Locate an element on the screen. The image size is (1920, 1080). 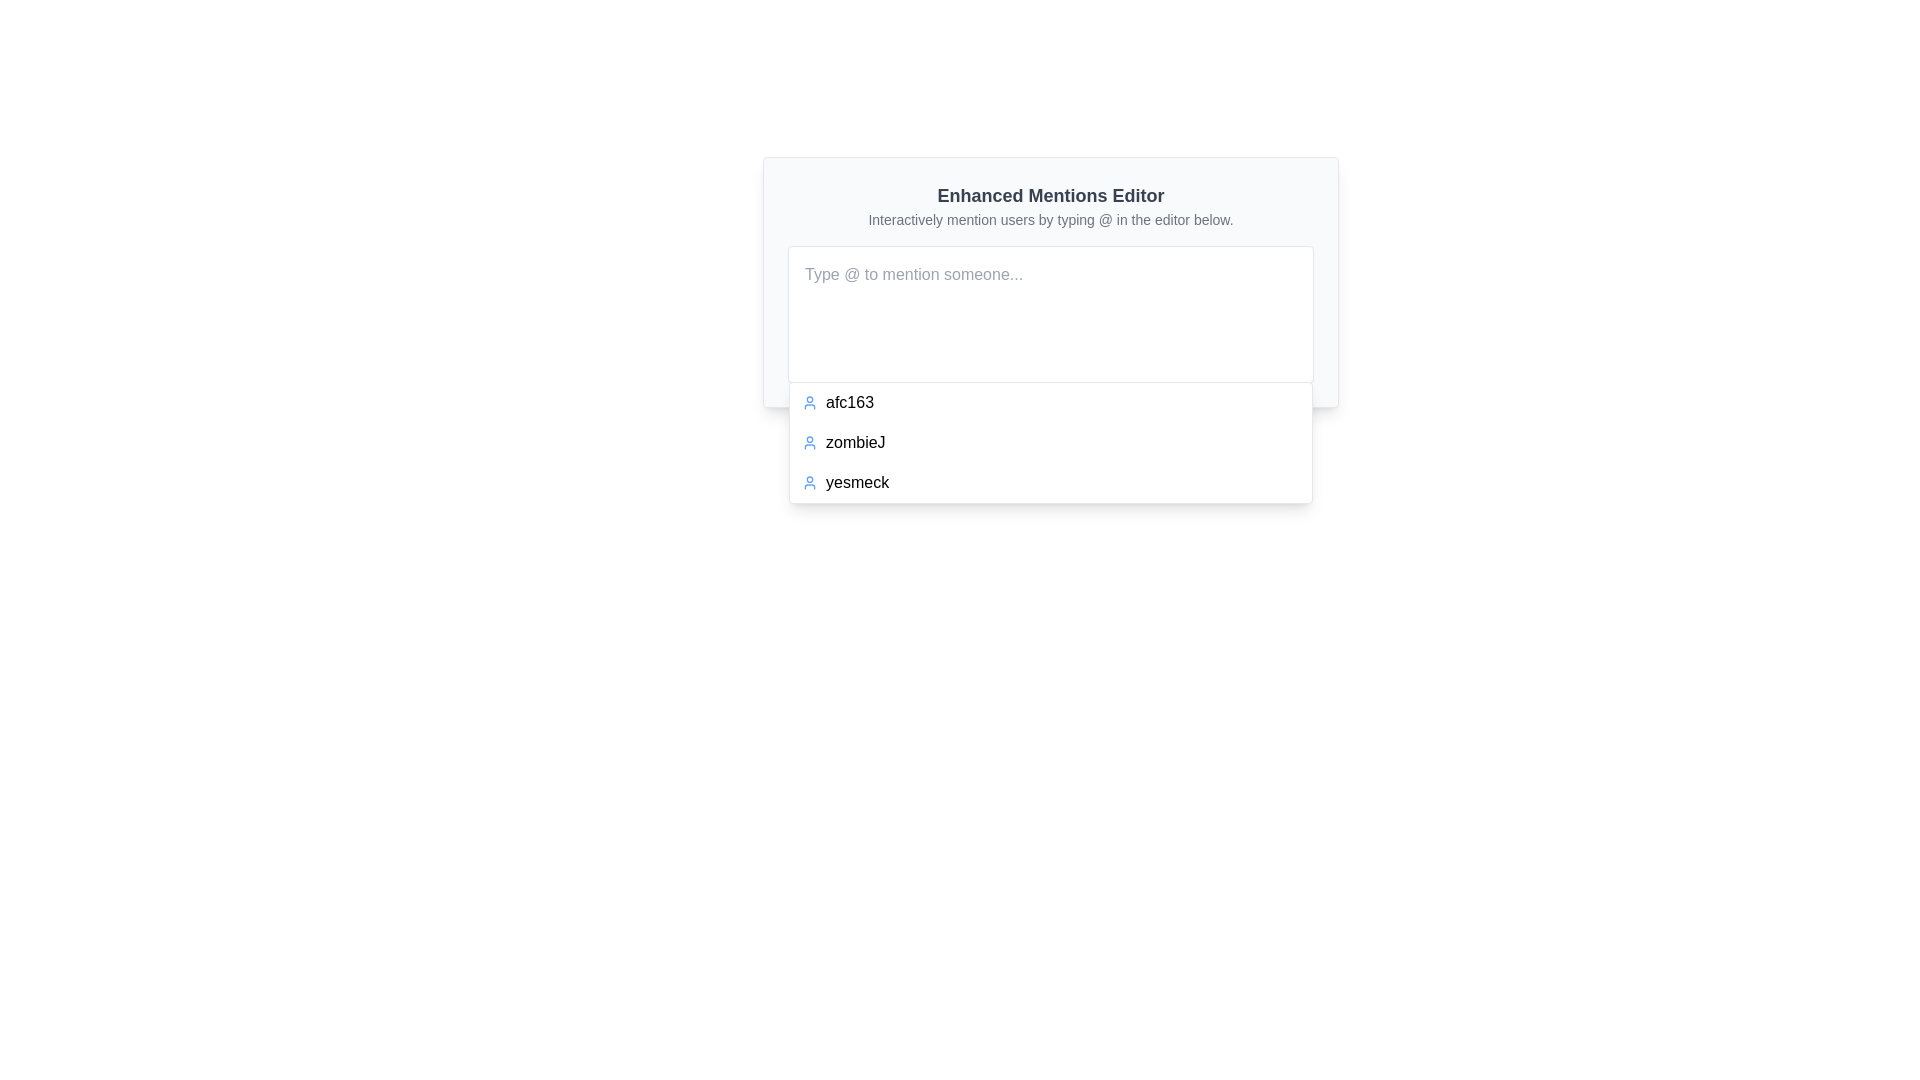
the text label displaying 'Enhanced Mentions Editor' which is bold and dark gray, positioned near the top-center of the interface is located at coordinates (1050, 196).